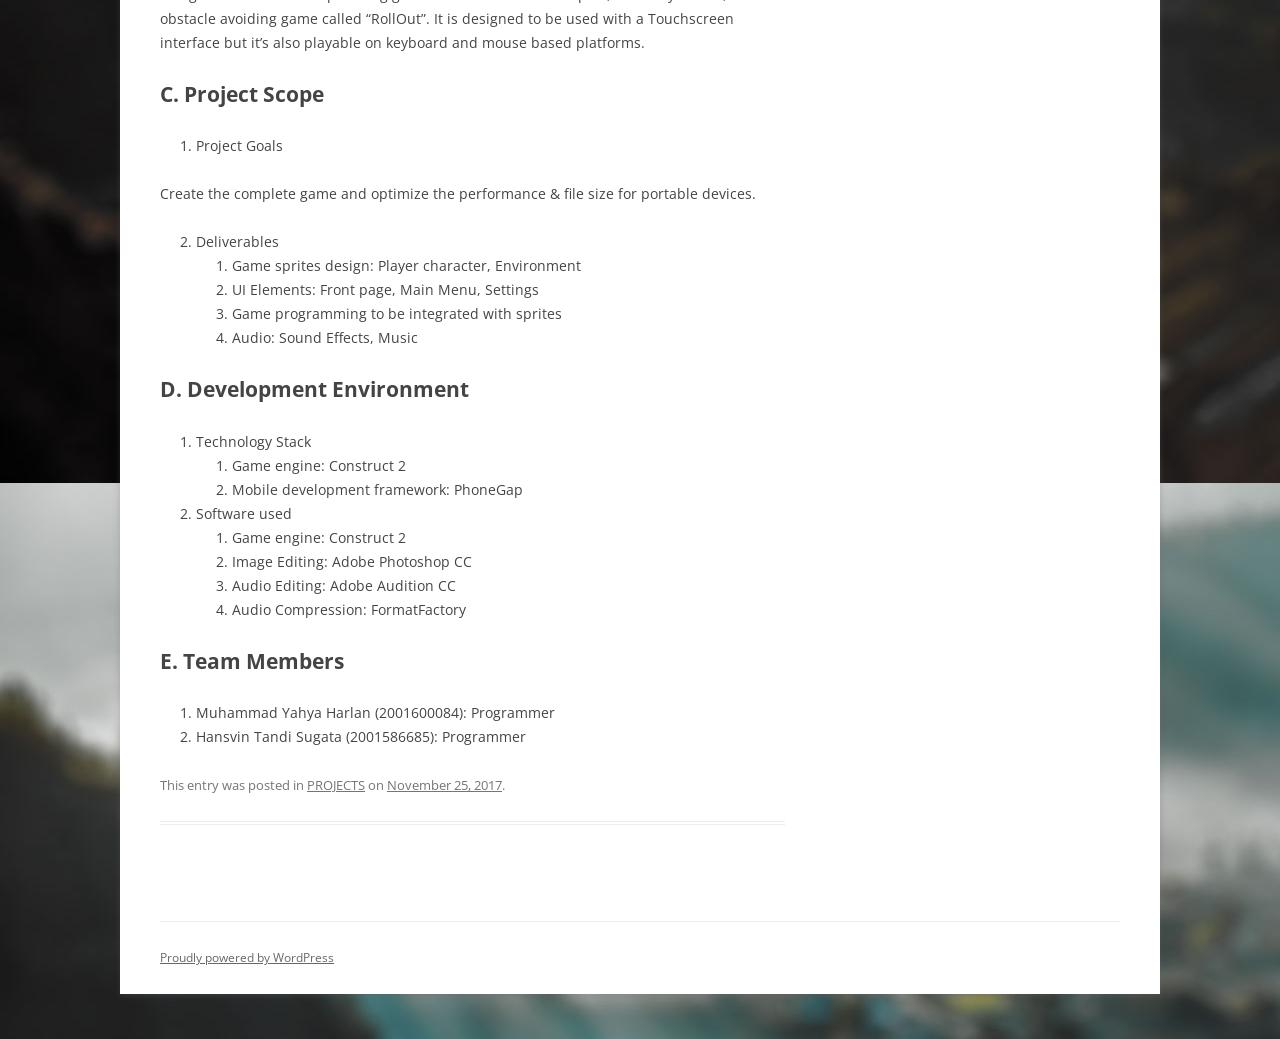  Describe the element at coordinates (246, 957) in the screenshot. I see `'Proudly powered by WordPress'` at that location.